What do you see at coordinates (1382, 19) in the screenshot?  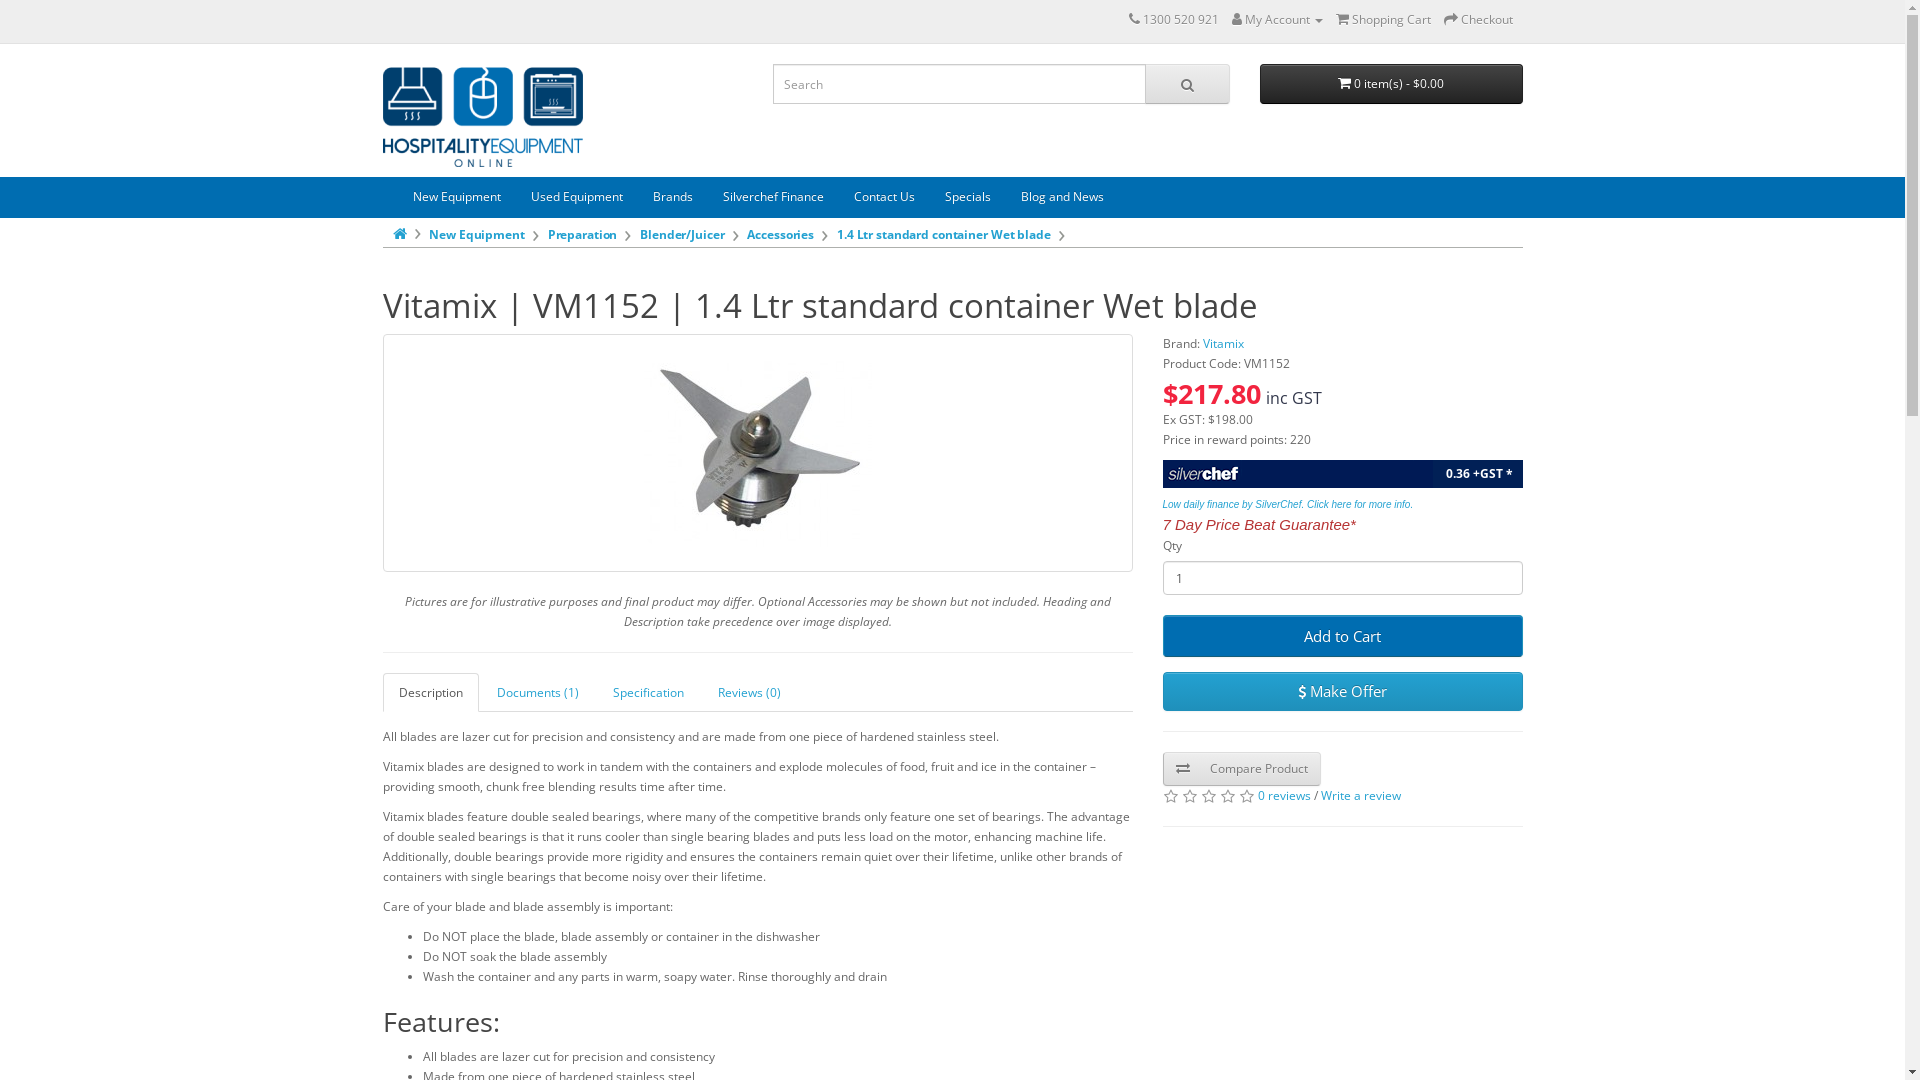 I see `'Shopping Cart'` at bounding box center [1382, 19].